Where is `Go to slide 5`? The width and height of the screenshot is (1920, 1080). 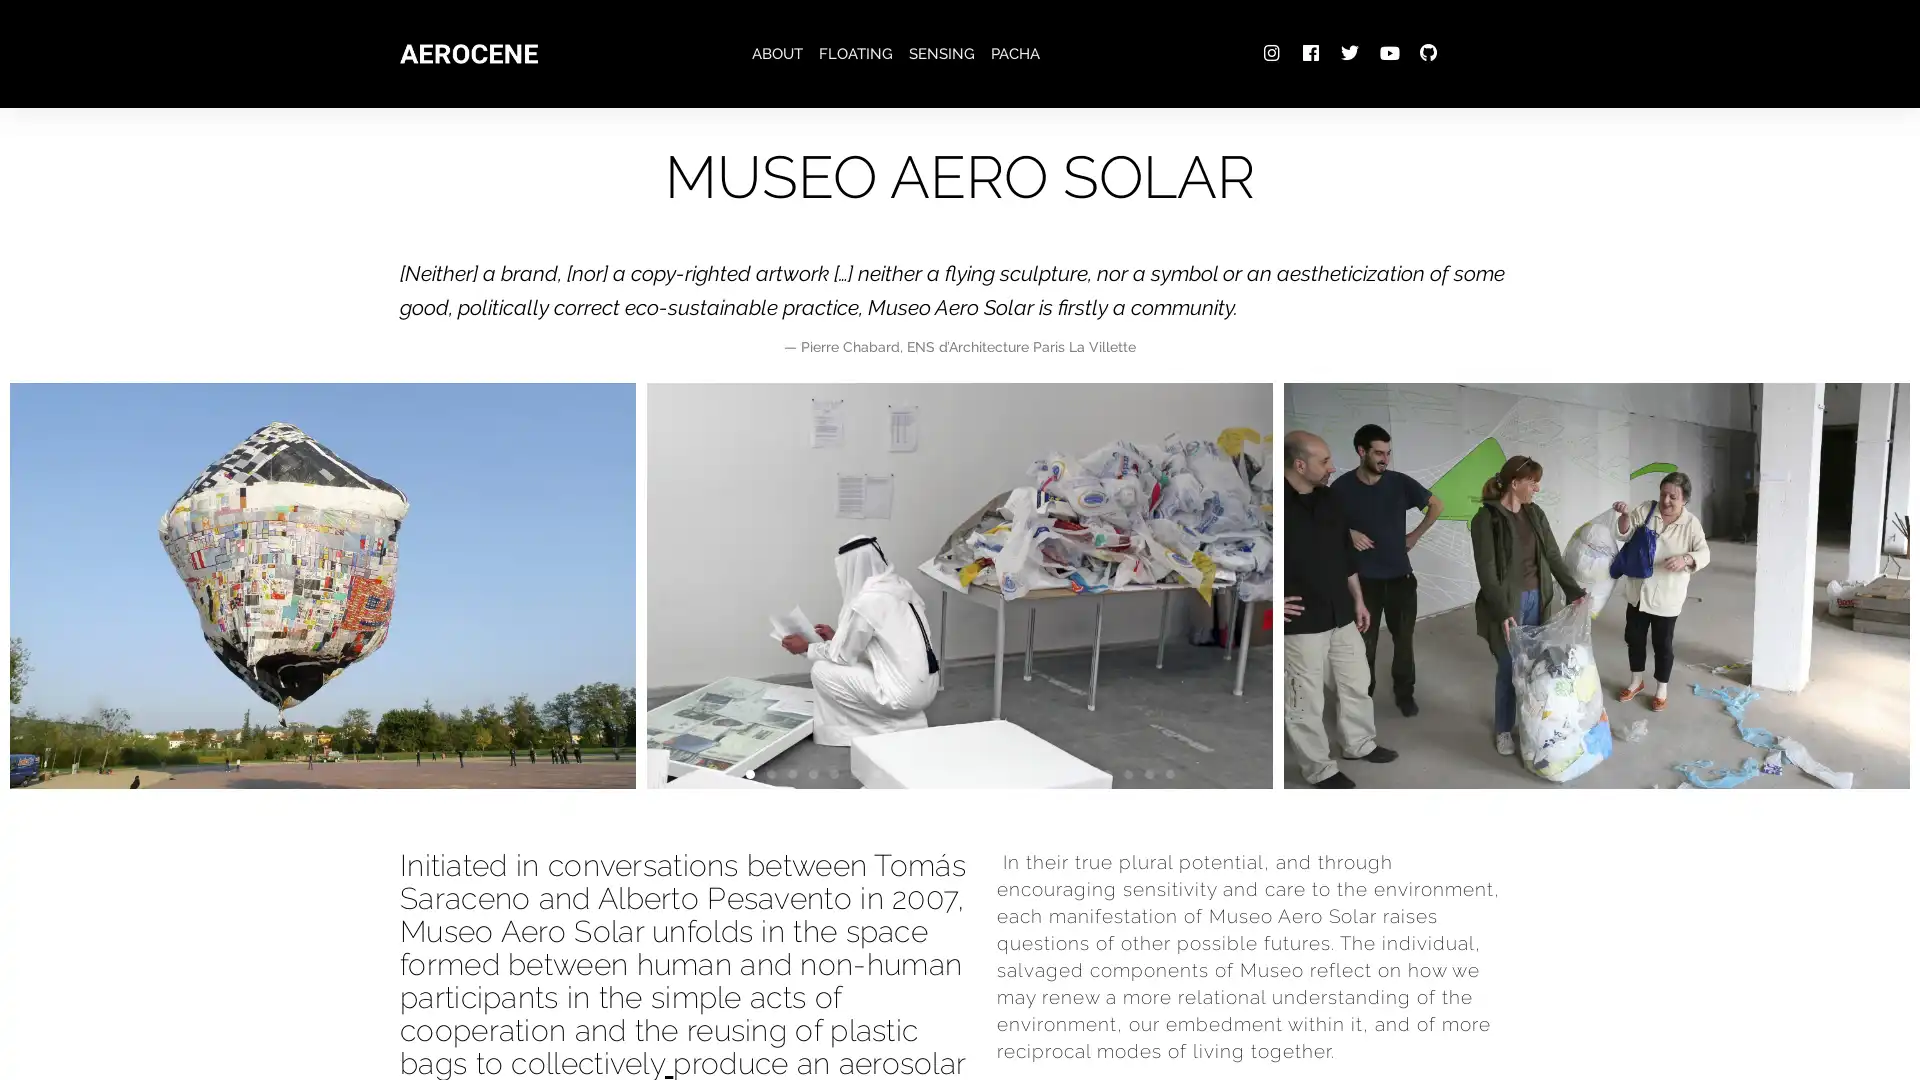 Go to slide 5 is located at coordinates (833, 773).